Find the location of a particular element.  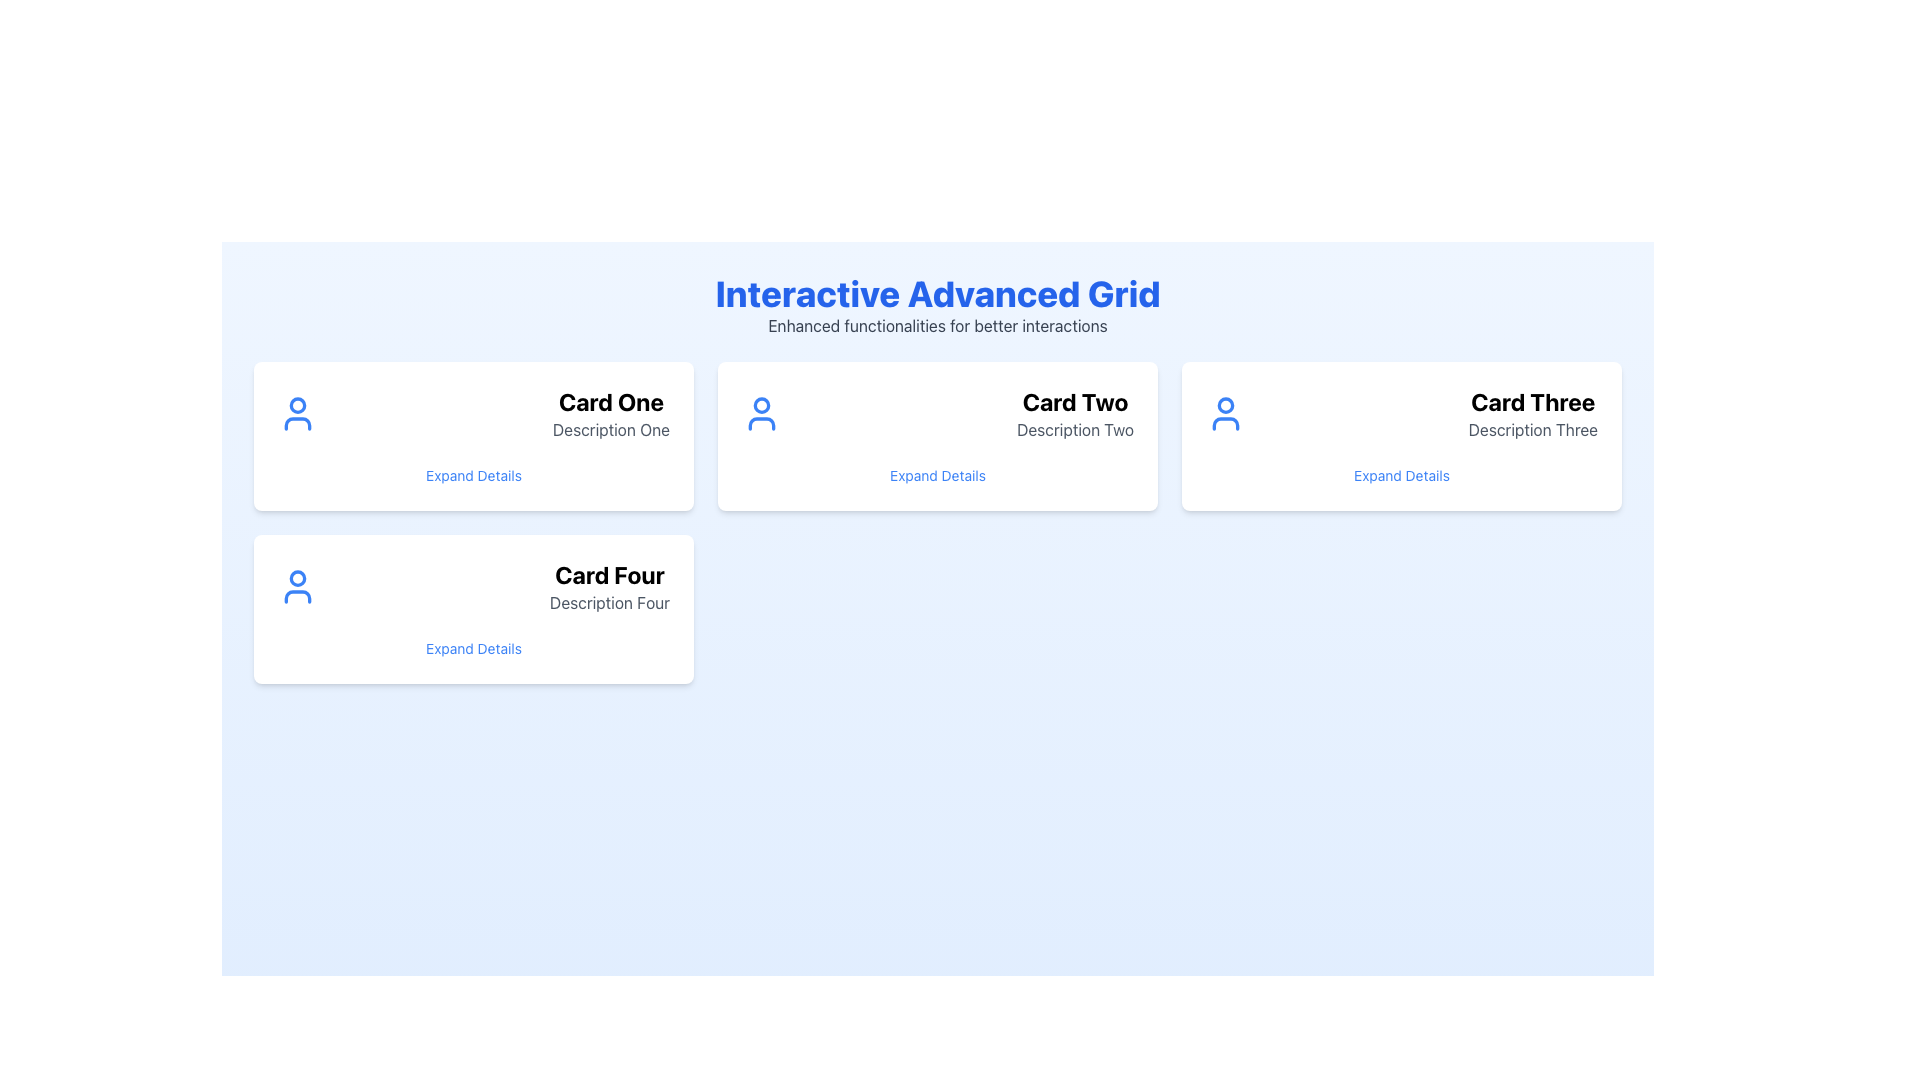

the bold text label reading 'Card Two', which is located in the top-right card of the grid layout, and is positioned above 'Description Two' is located at coordinates (1074, 401).